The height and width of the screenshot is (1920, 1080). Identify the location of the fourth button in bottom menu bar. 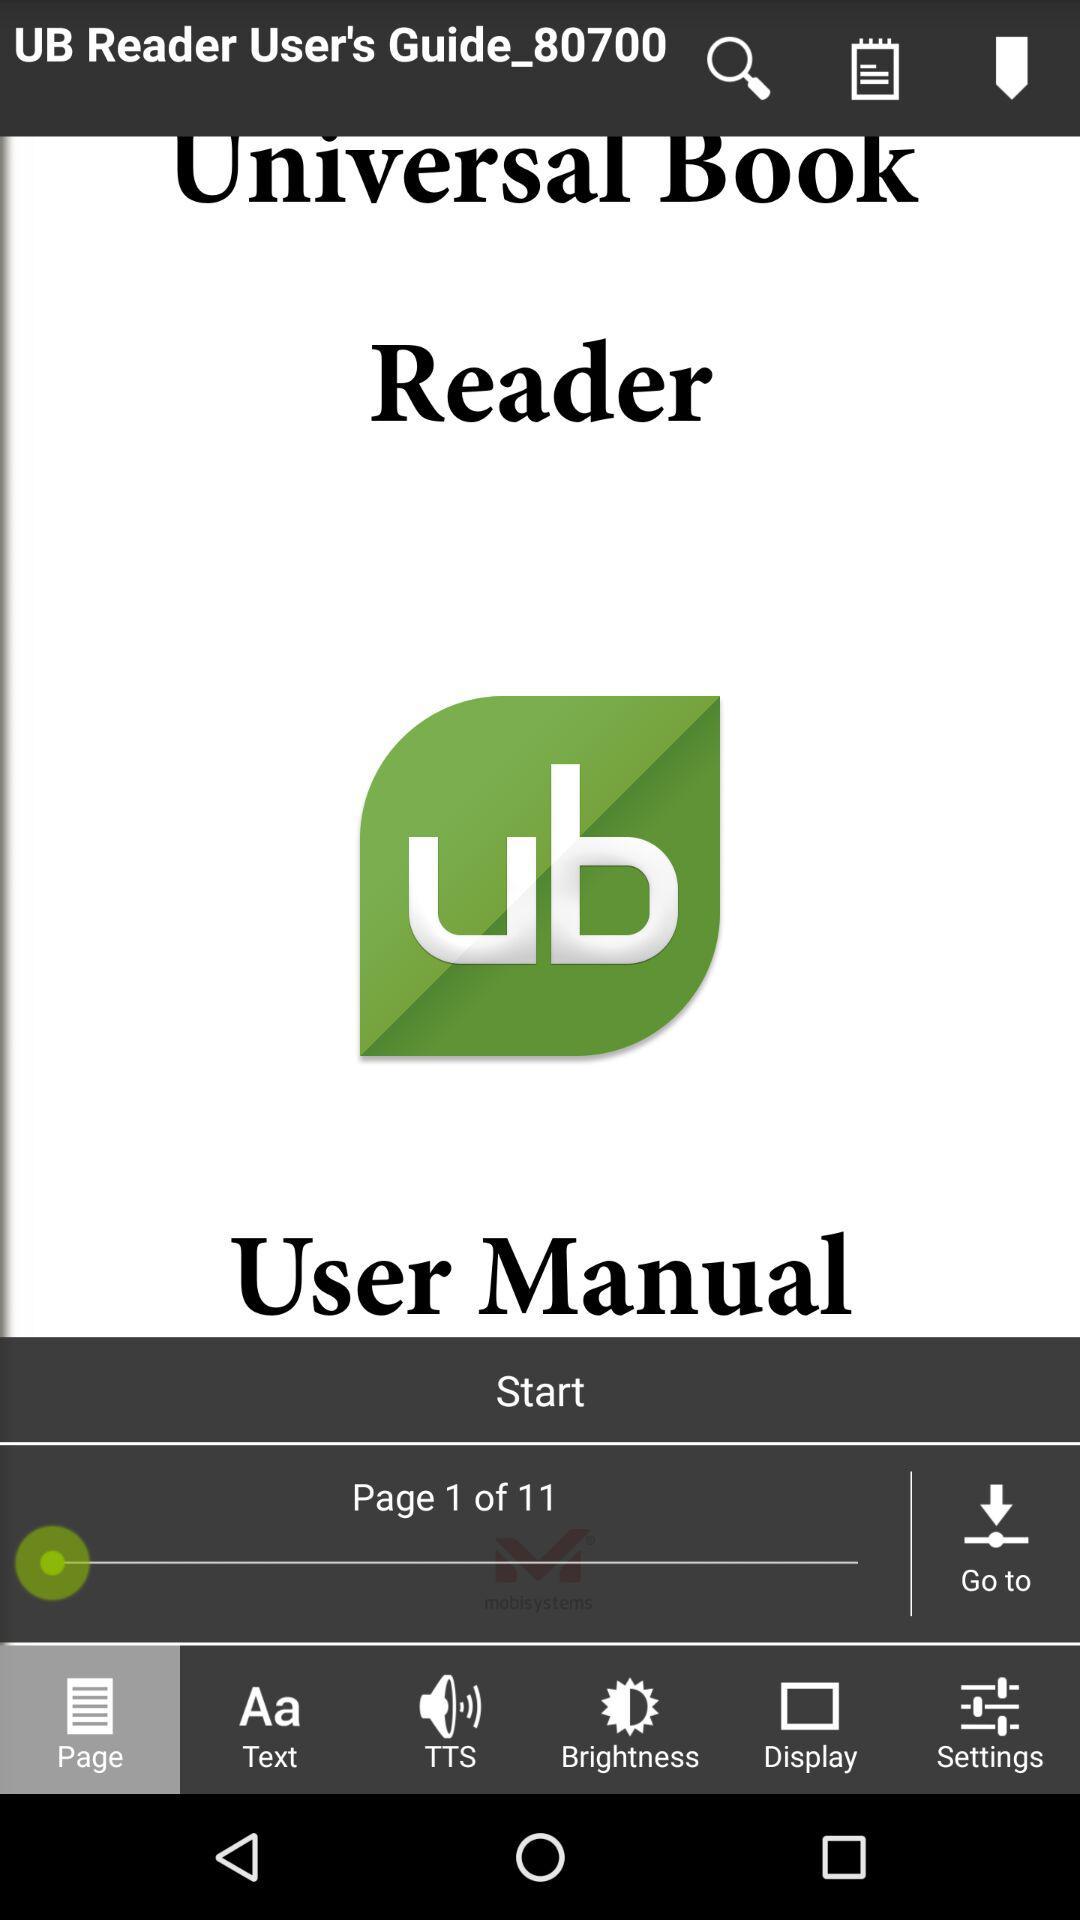
(628, 1718).